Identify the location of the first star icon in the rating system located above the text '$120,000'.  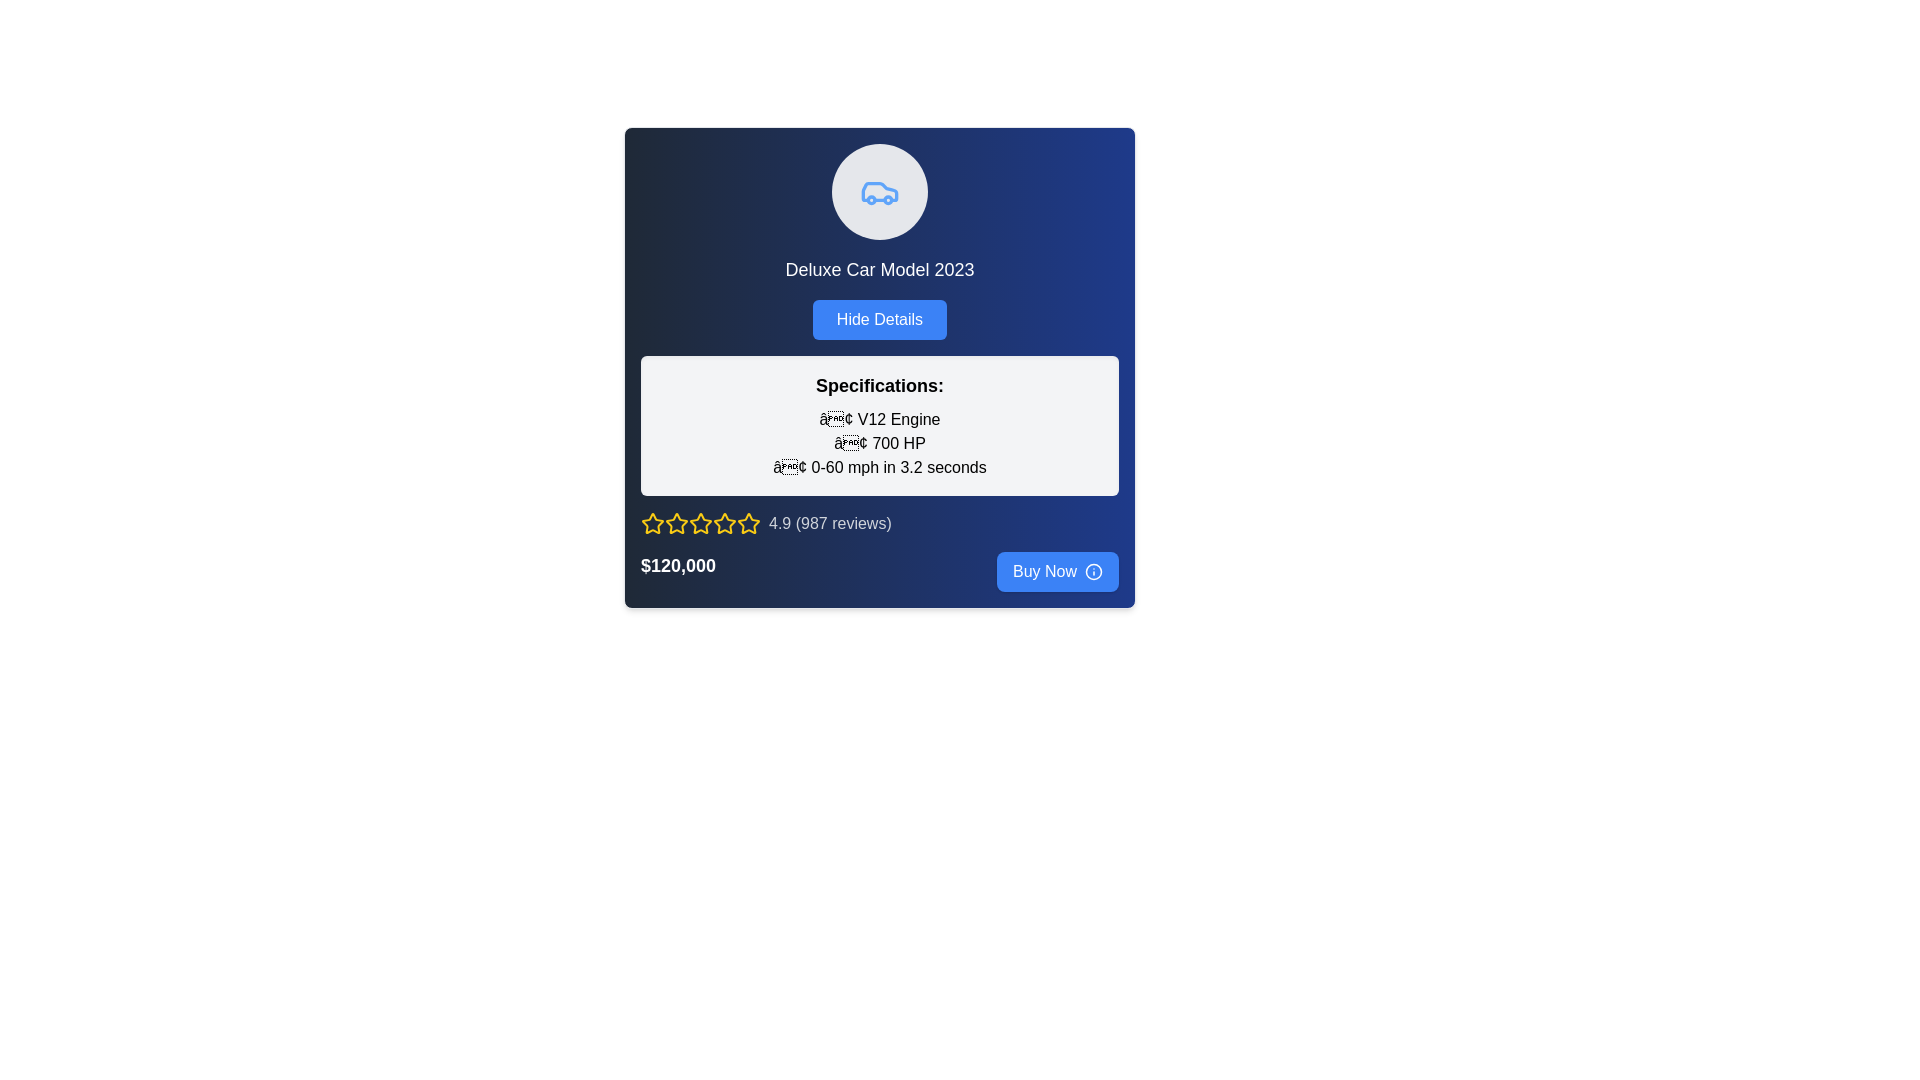
(676, 522).